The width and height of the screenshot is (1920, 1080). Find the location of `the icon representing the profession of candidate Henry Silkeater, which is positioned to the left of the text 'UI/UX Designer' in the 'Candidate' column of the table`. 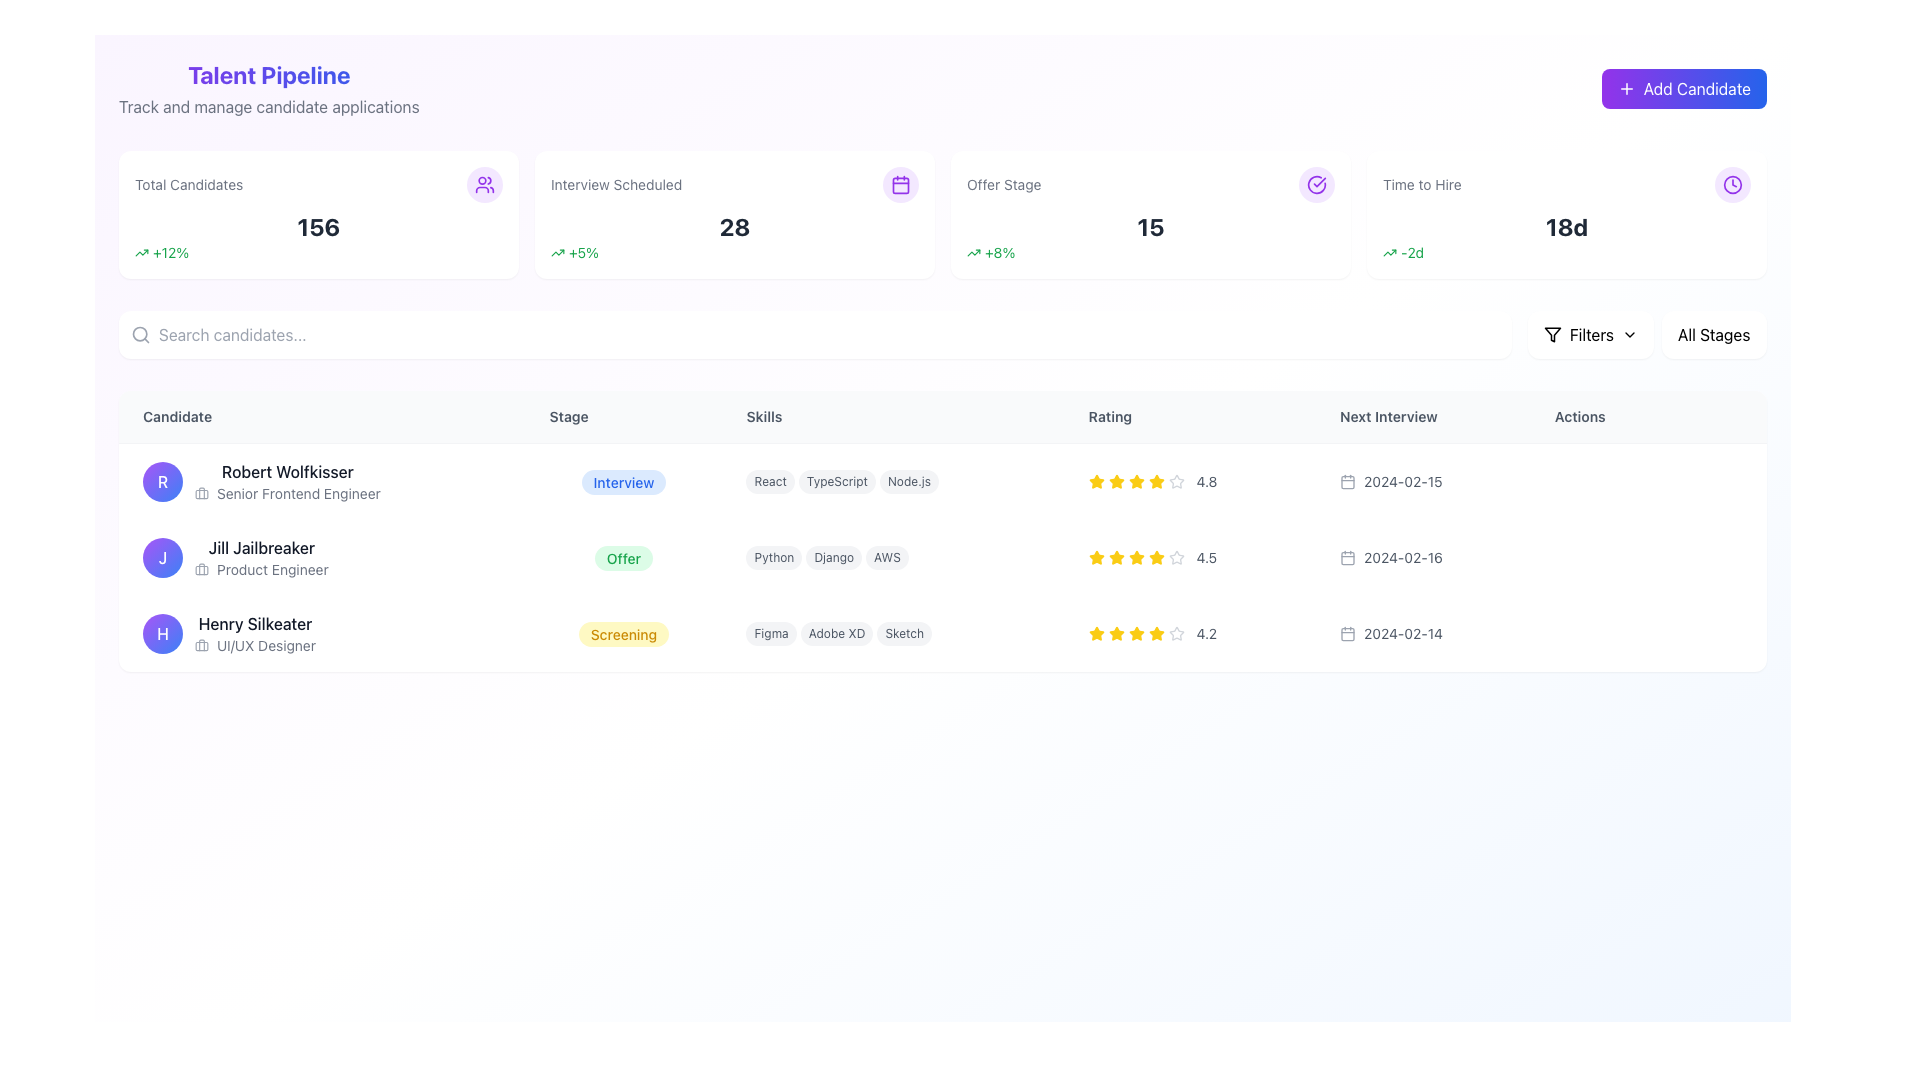

the icon representing the profession of candidate Henry Silkeater, which is positioned to the left of the text 'UI/UX Designer' in the 'Candidate' column of the table is located at coordinates (201, 645).